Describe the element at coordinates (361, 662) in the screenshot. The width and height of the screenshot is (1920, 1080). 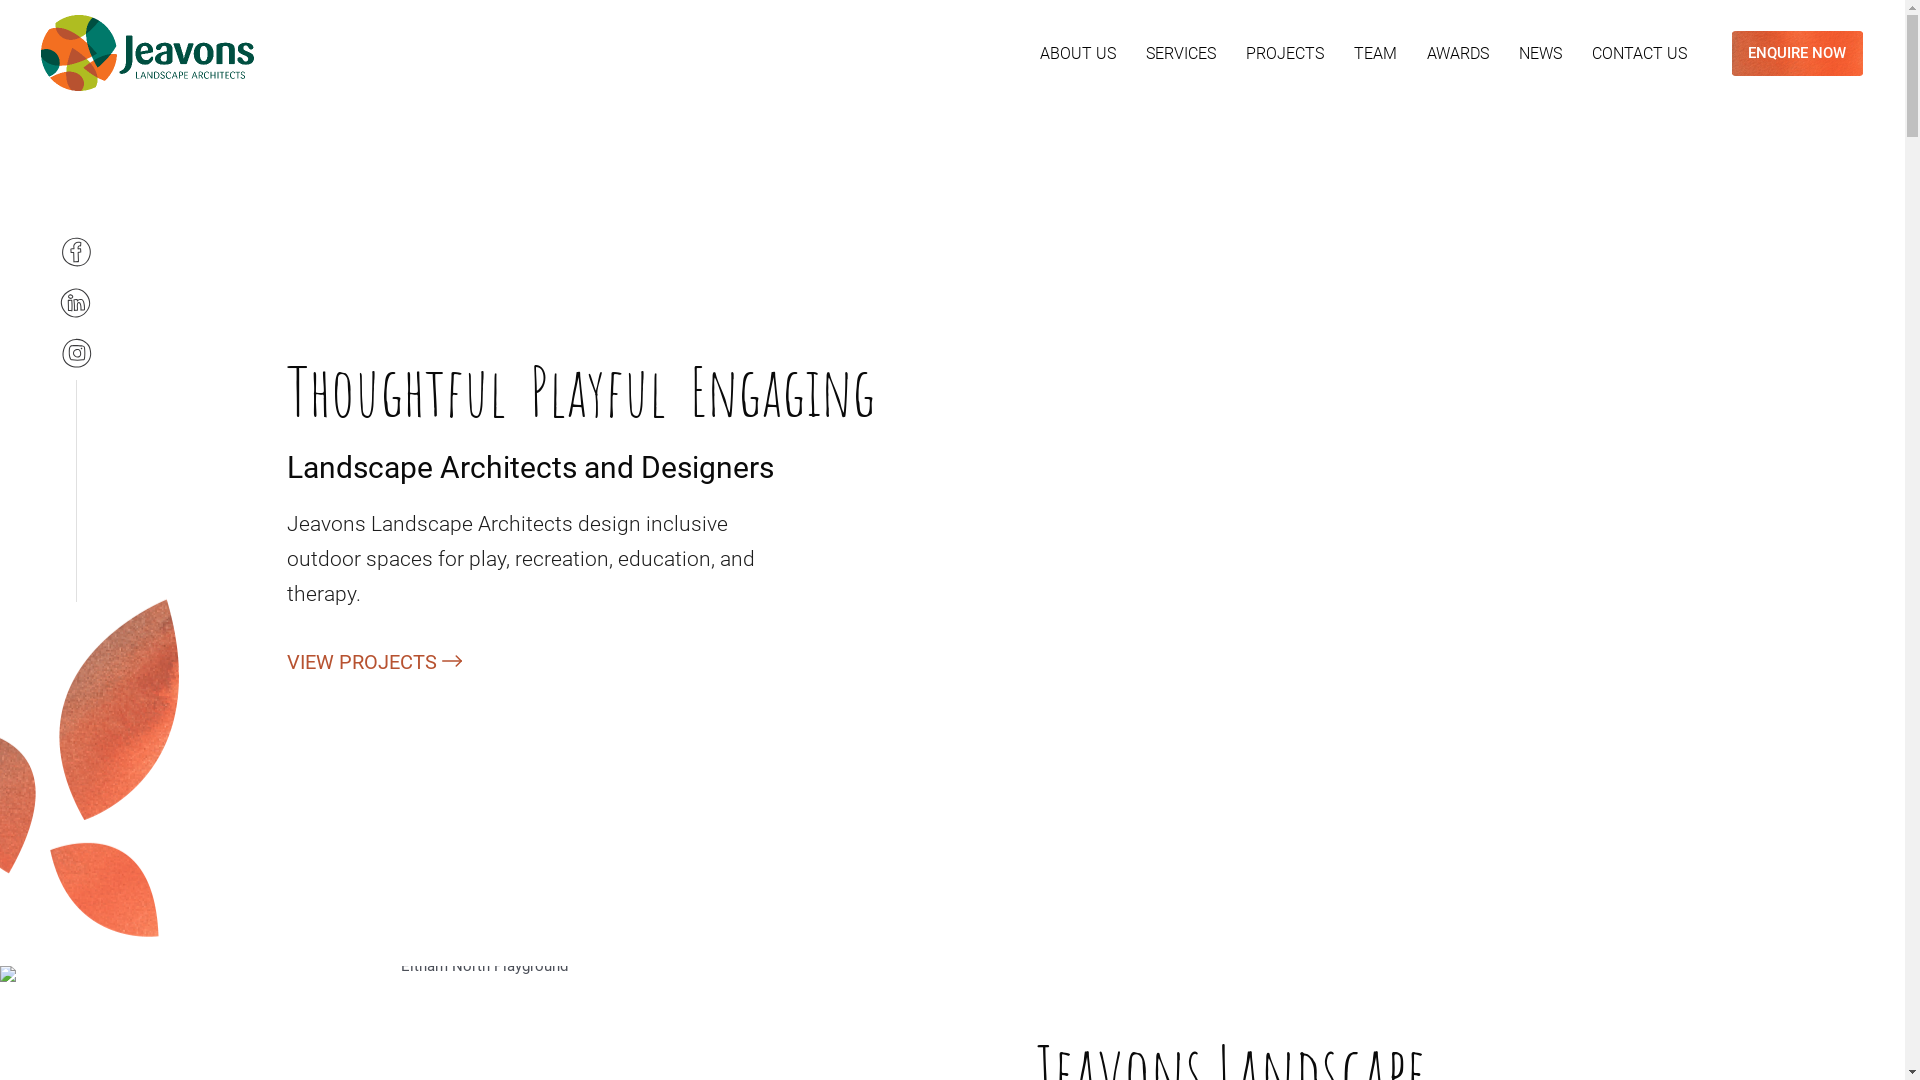
I see `'VIEW PROJECTS'` at that location.